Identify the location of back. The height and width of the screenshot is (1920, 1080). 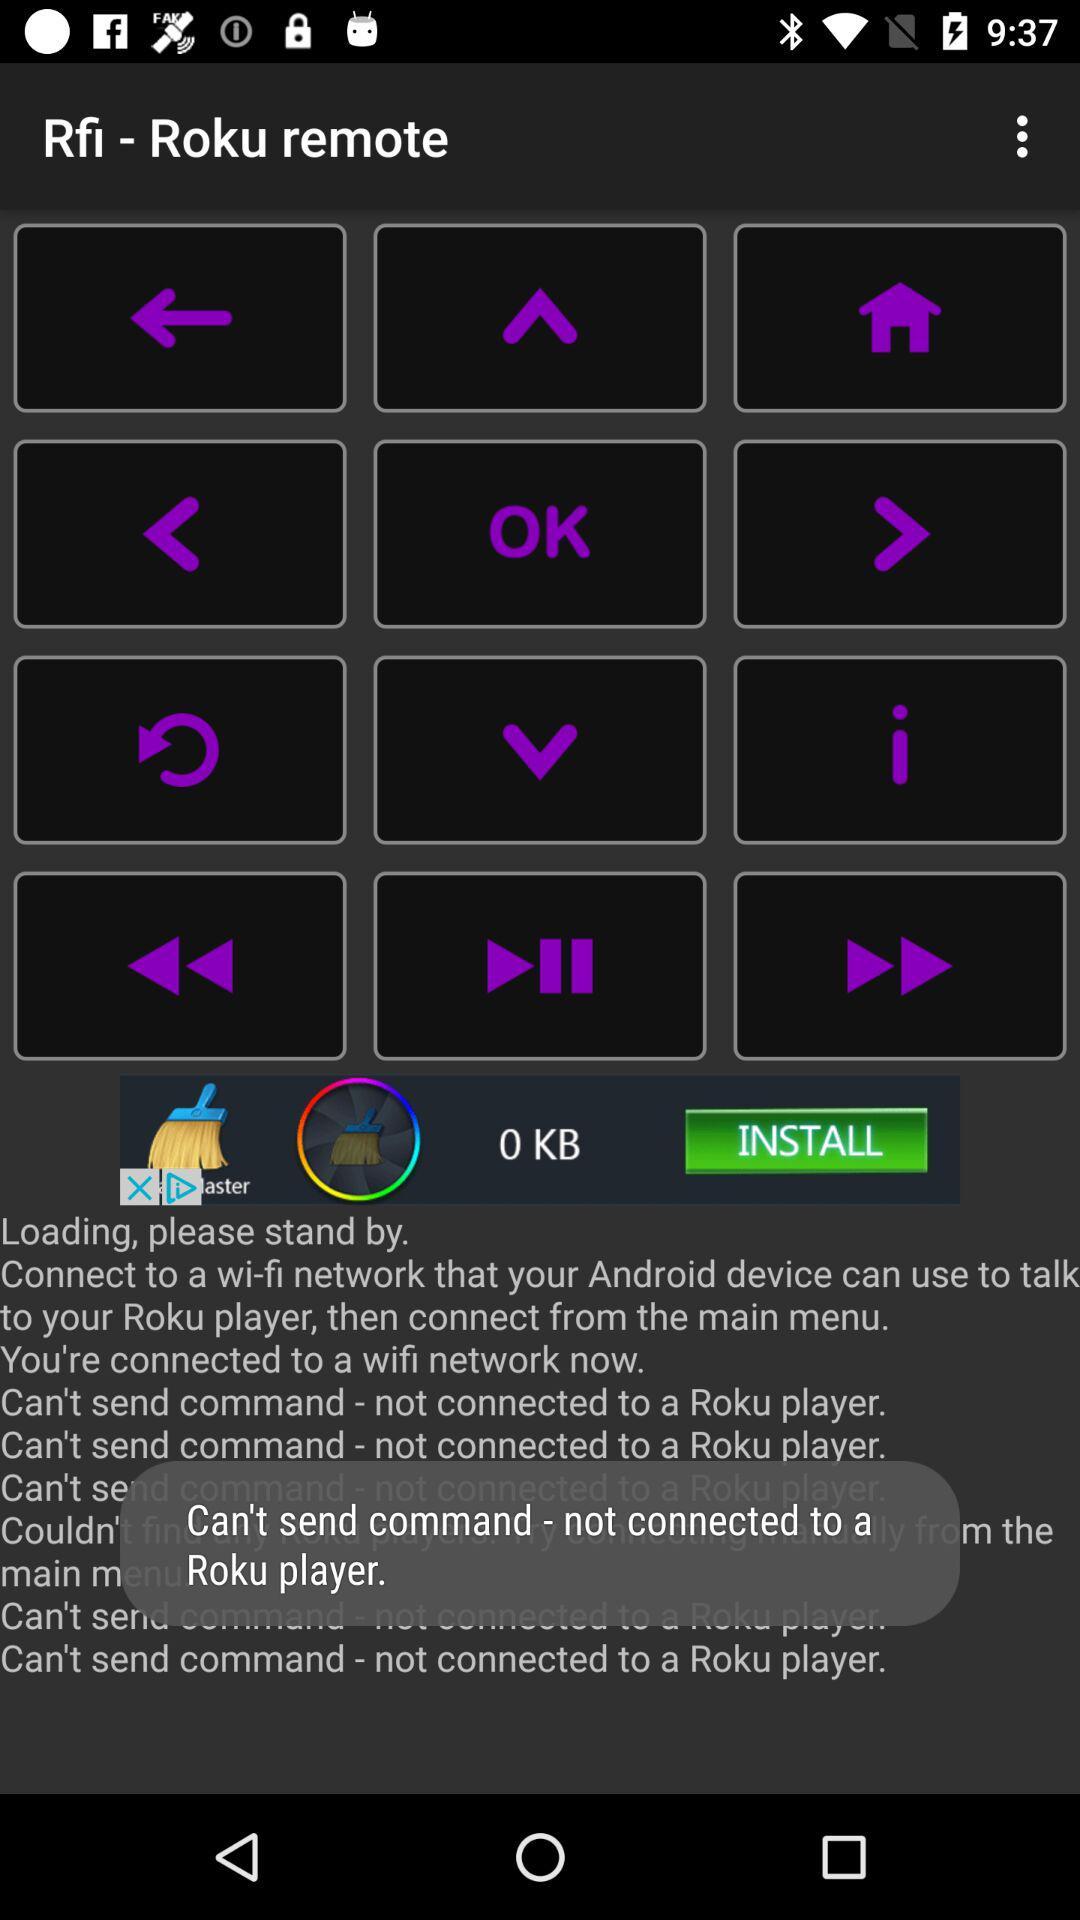
(180, 965).